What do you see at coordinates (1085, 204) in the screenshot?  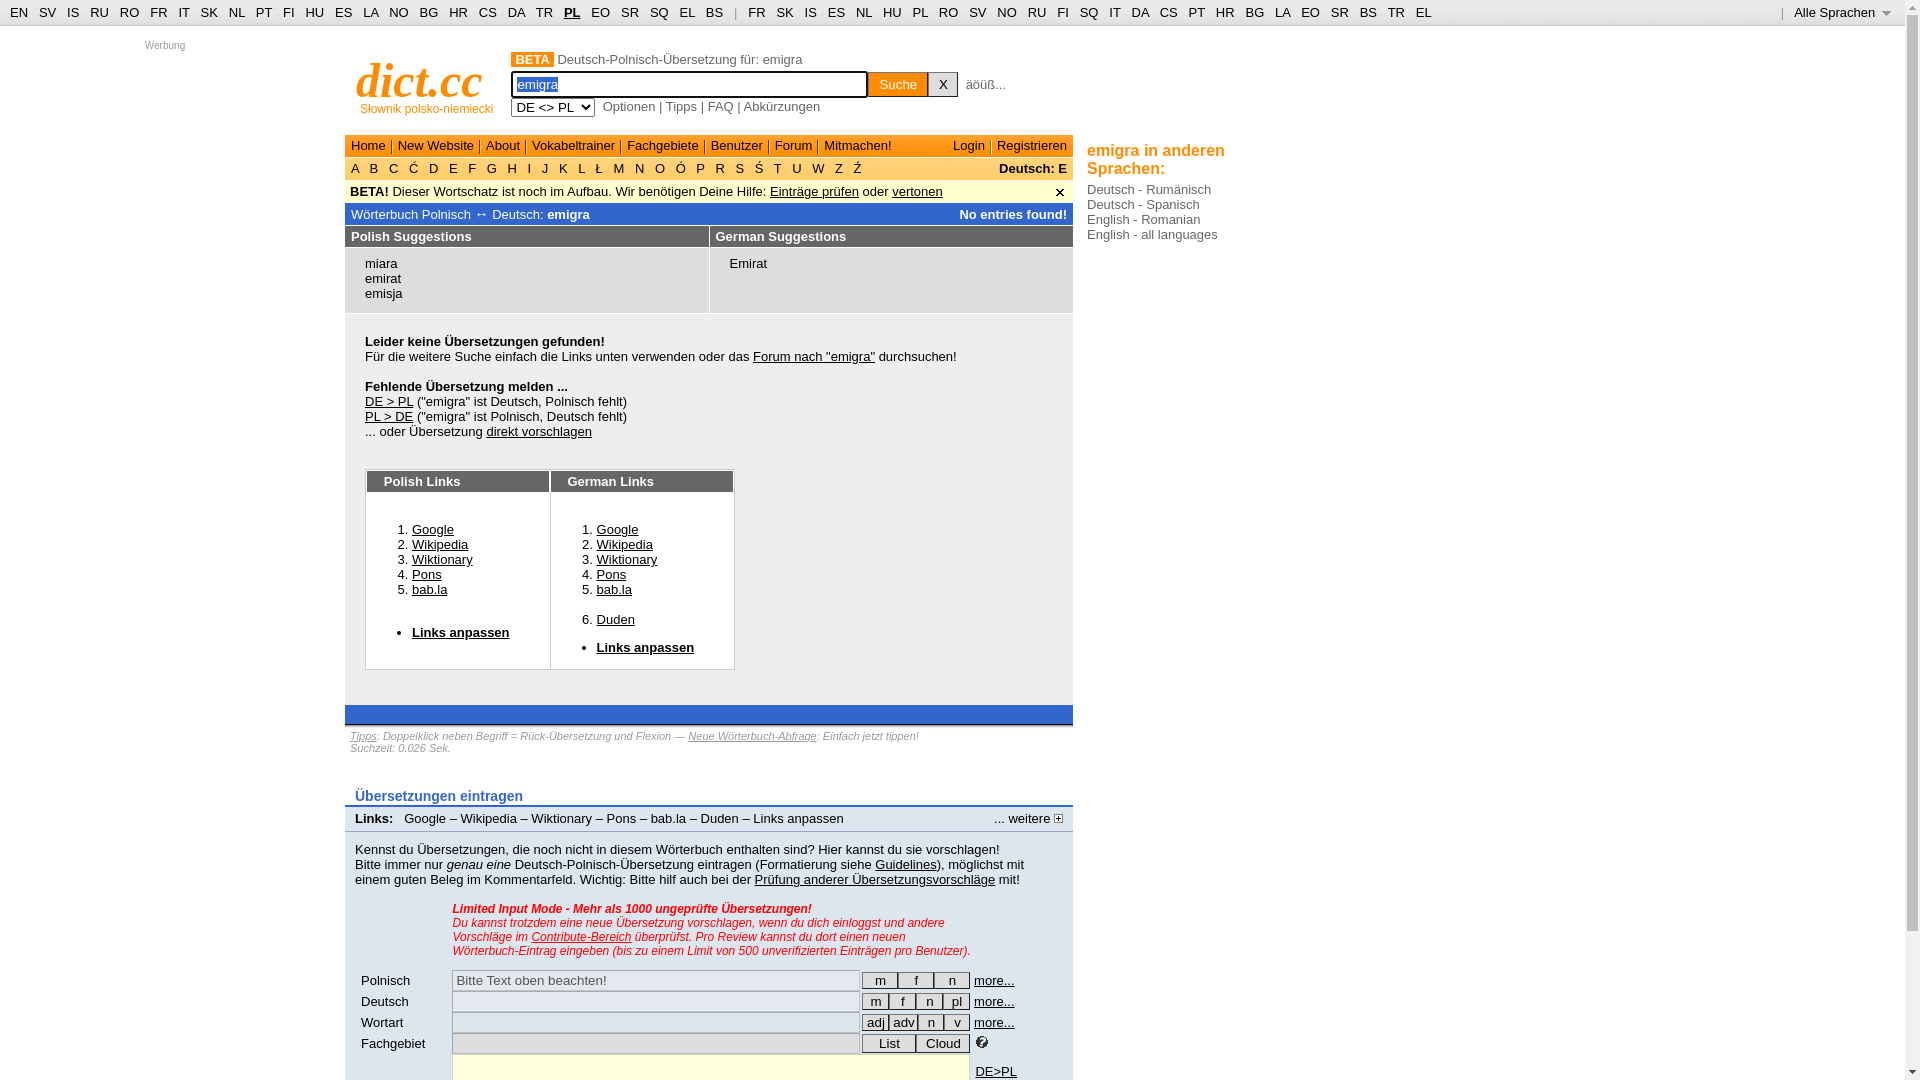 I see `'Deutsch - Spanisch'` at bounding box center [1085, 204].